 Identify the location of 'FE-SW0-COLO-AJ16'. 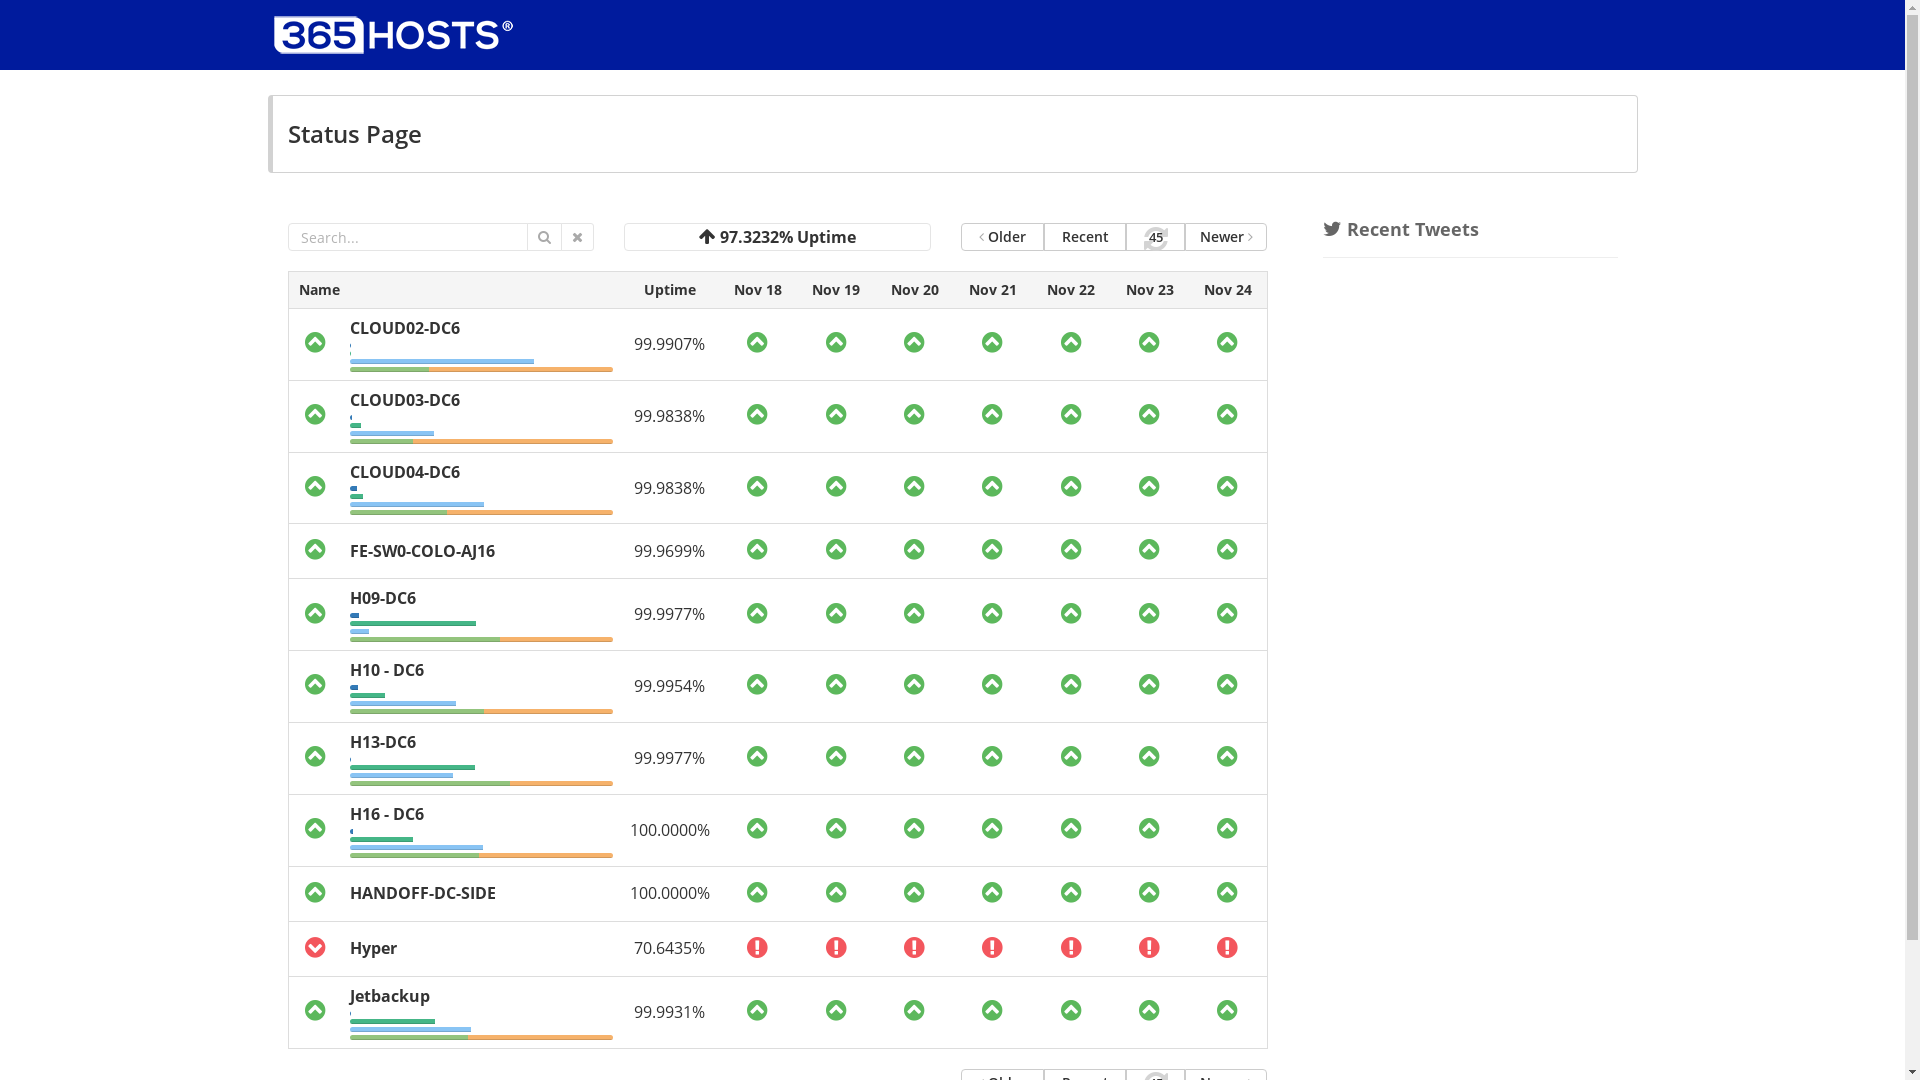
(421, 551).